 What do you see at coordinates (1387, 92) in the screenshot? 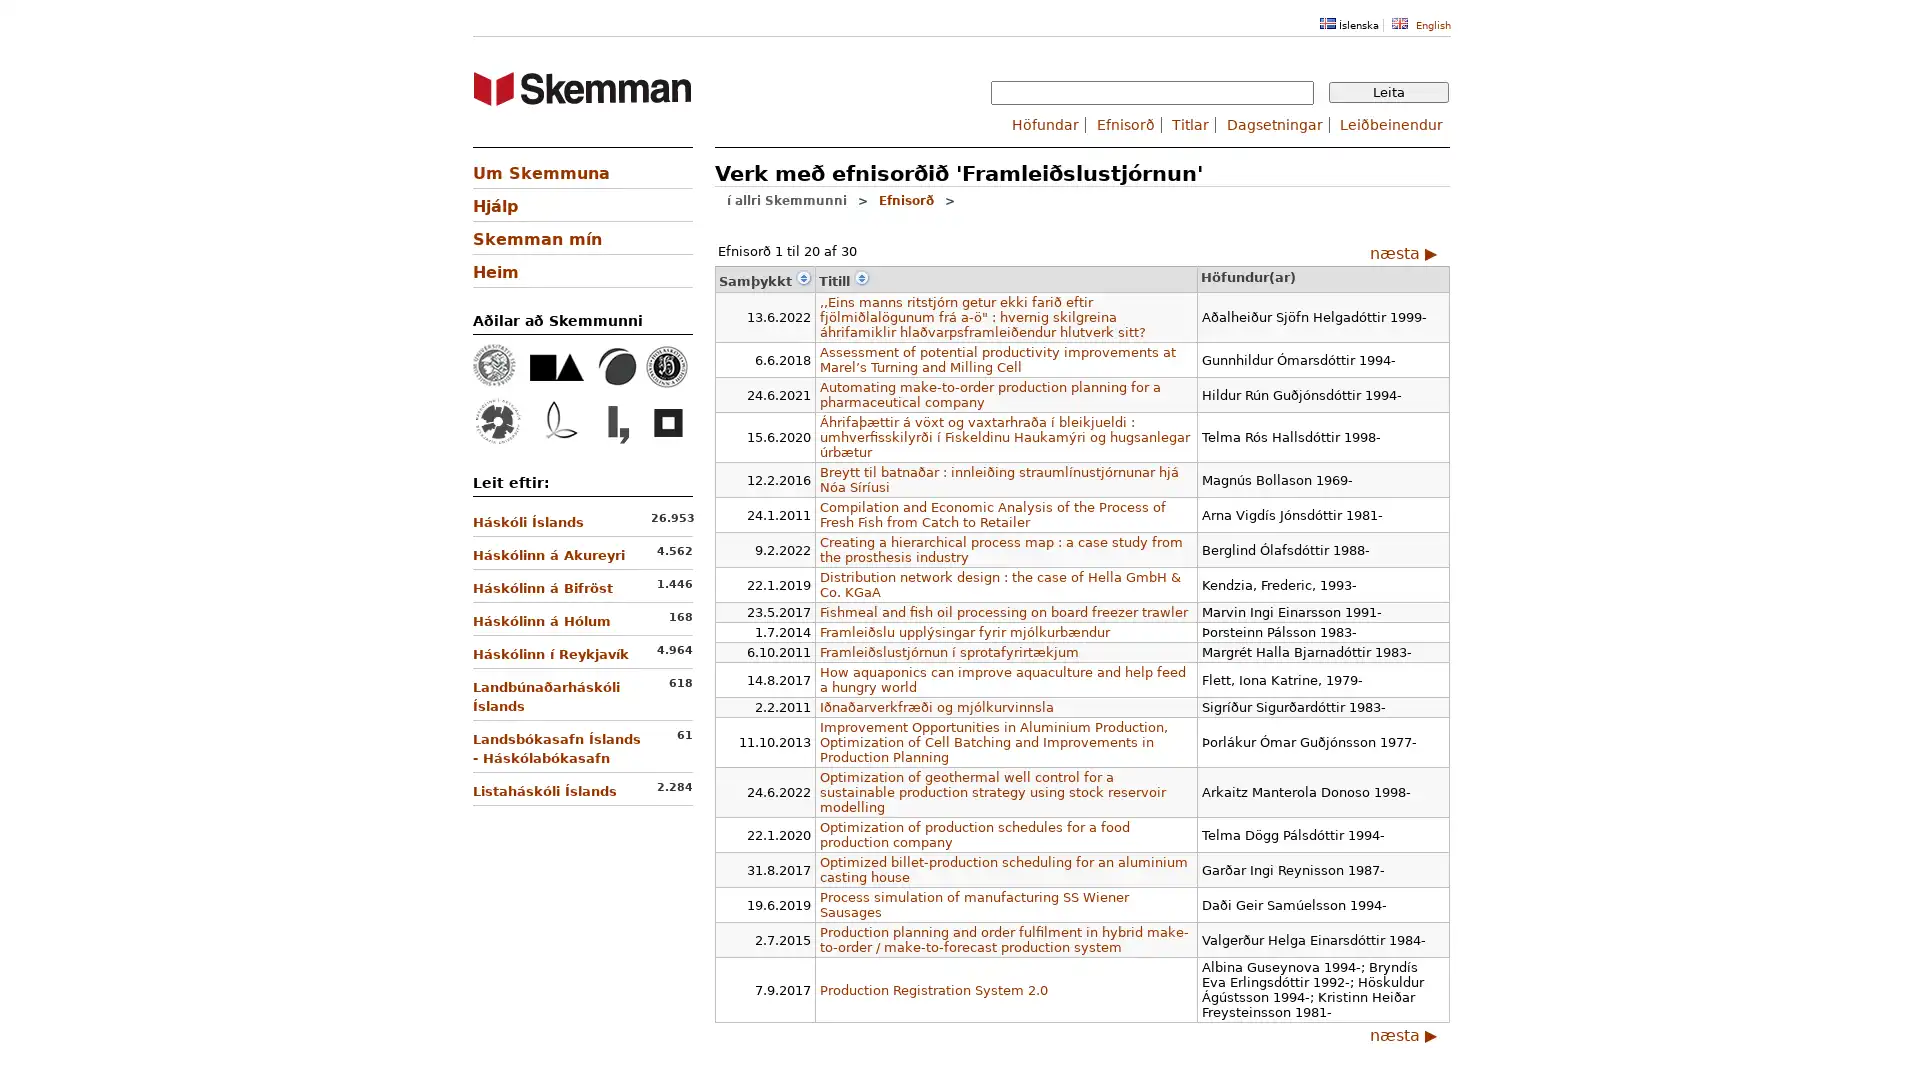
I see `Leita` at bounding box center [1387, 92].